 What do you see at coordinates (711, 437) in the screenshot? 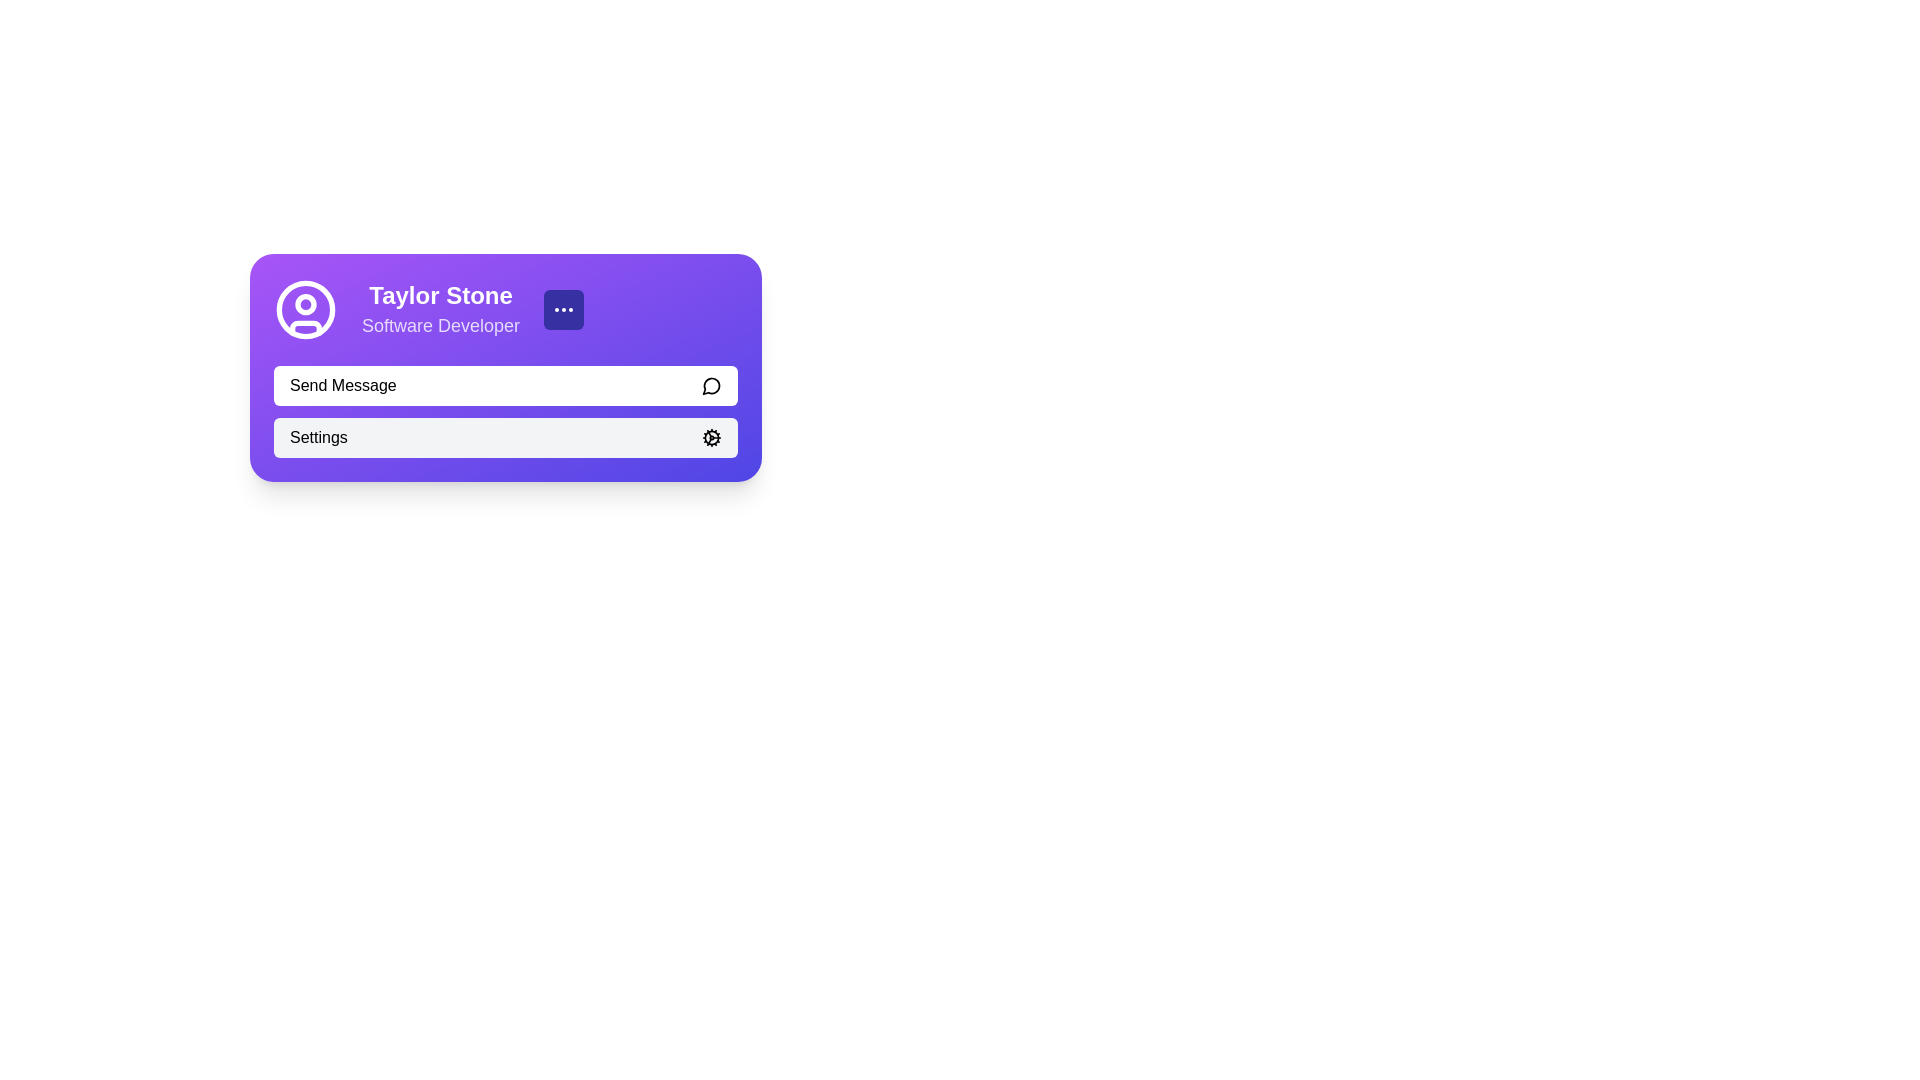
I see `the circular icon located at the center of the gear-shaped settings button in the purple user profile panel` at bounding box center [711, 437].